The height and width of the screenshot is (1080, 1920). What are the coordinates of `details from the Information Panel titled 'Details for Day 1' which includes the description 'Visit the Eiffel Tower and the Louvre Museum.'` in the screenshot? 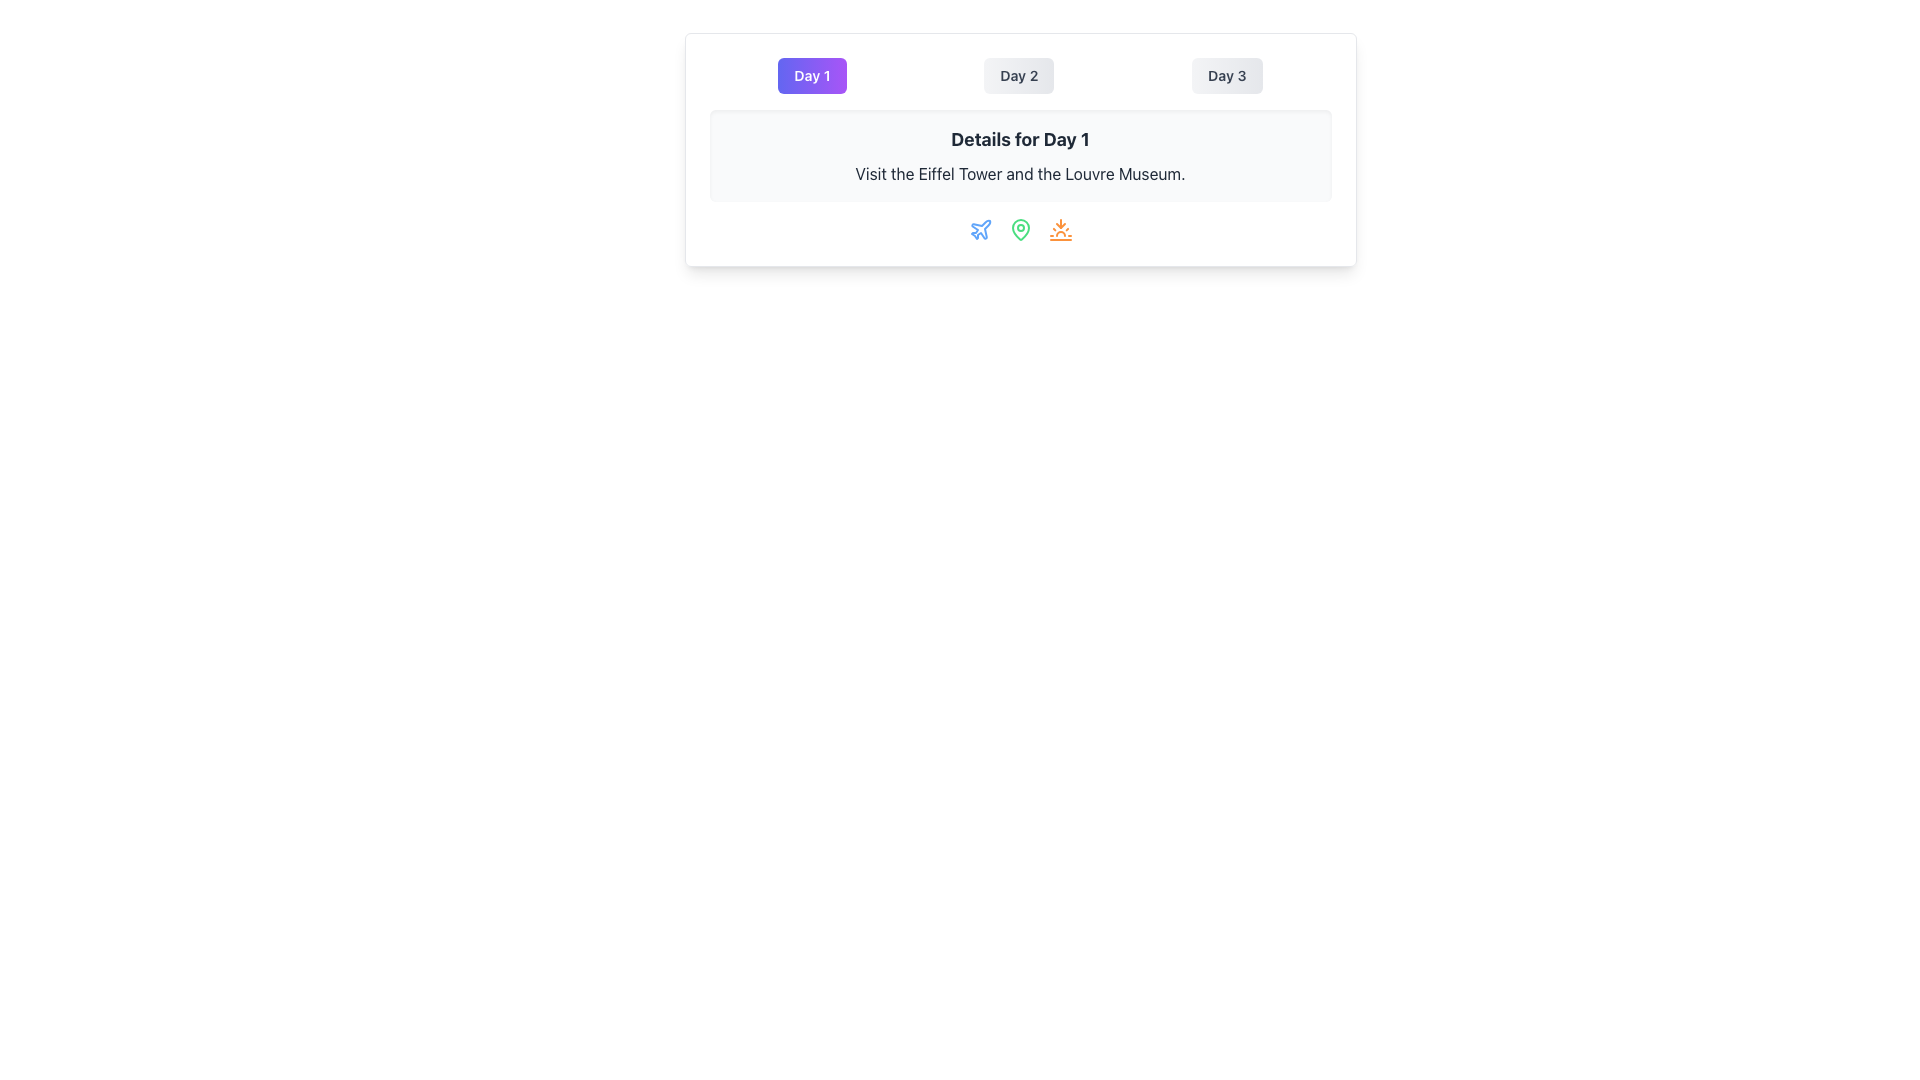 It's located at (1020, 149).